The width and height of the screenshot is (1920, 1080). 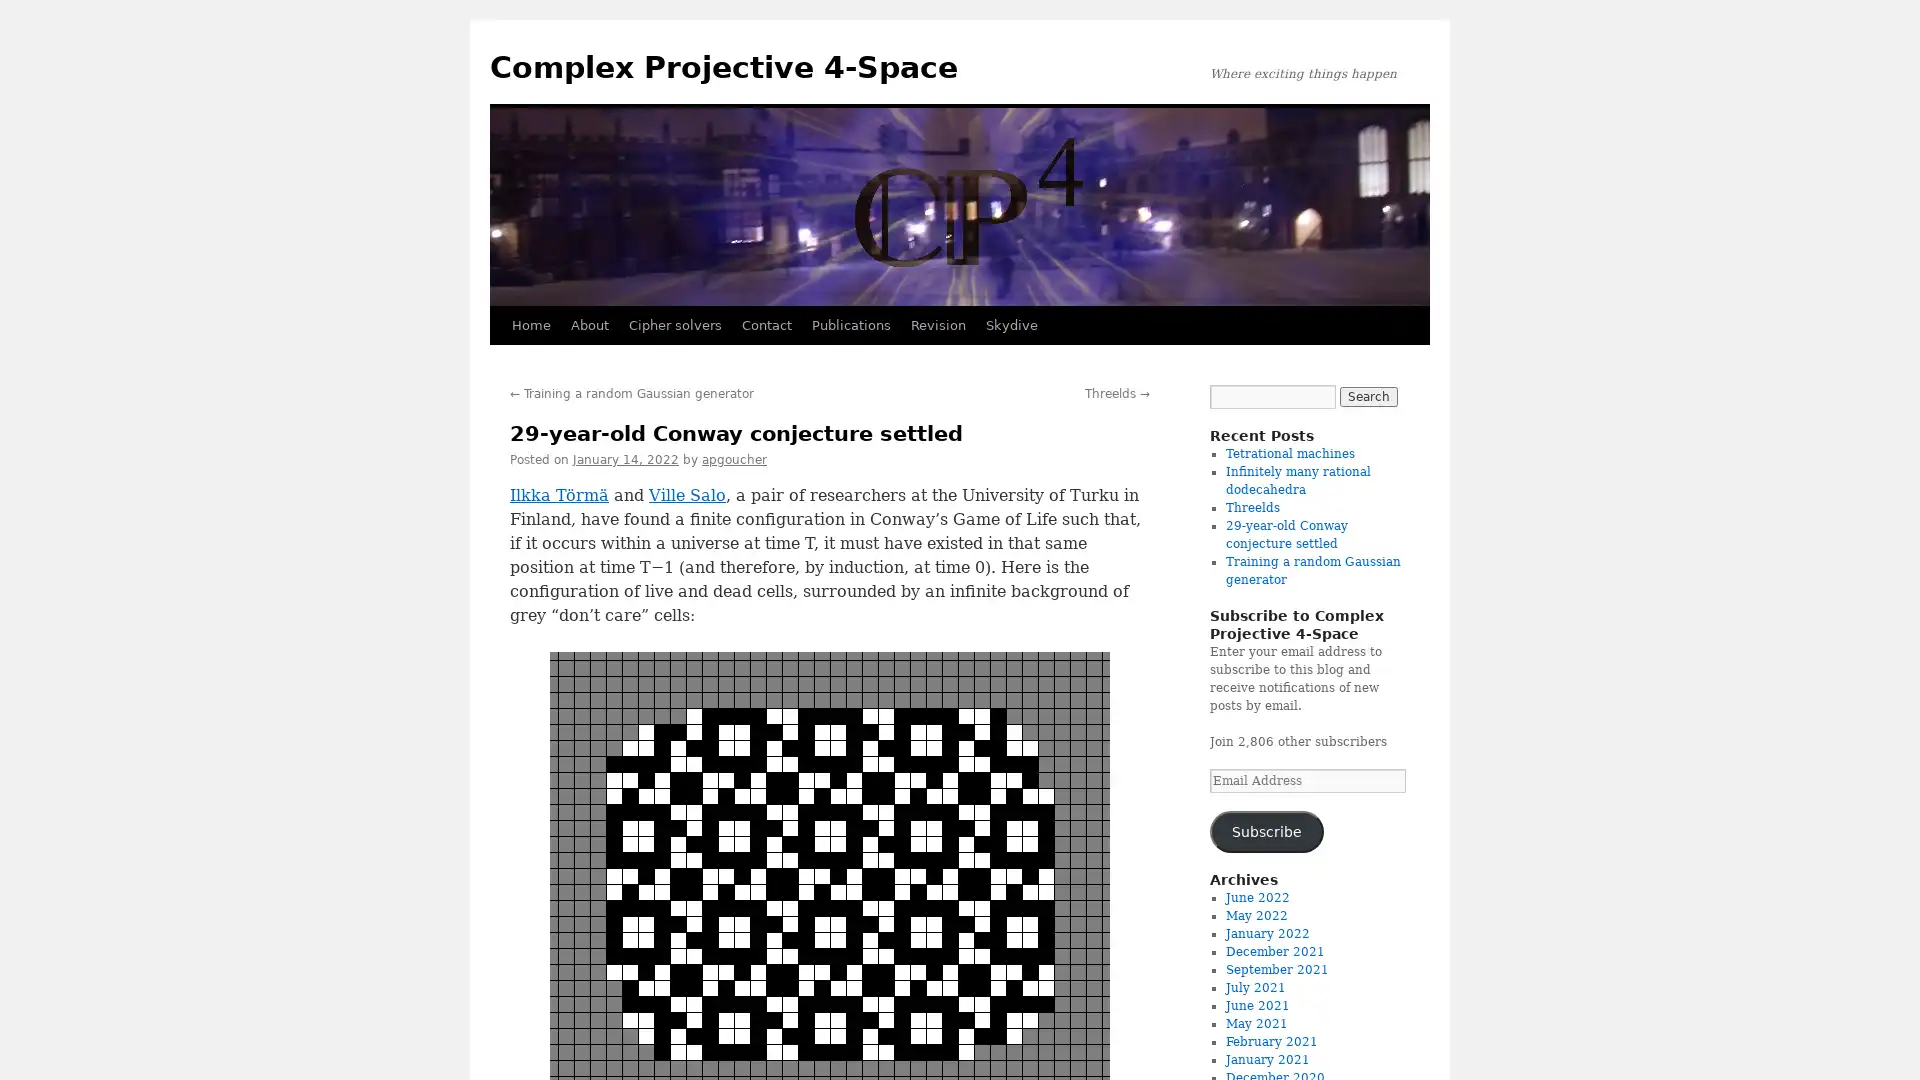 What do you see at coordinates (1367, 397) in the screenshot?
I see `Search` at bounding box center [1367, 397].